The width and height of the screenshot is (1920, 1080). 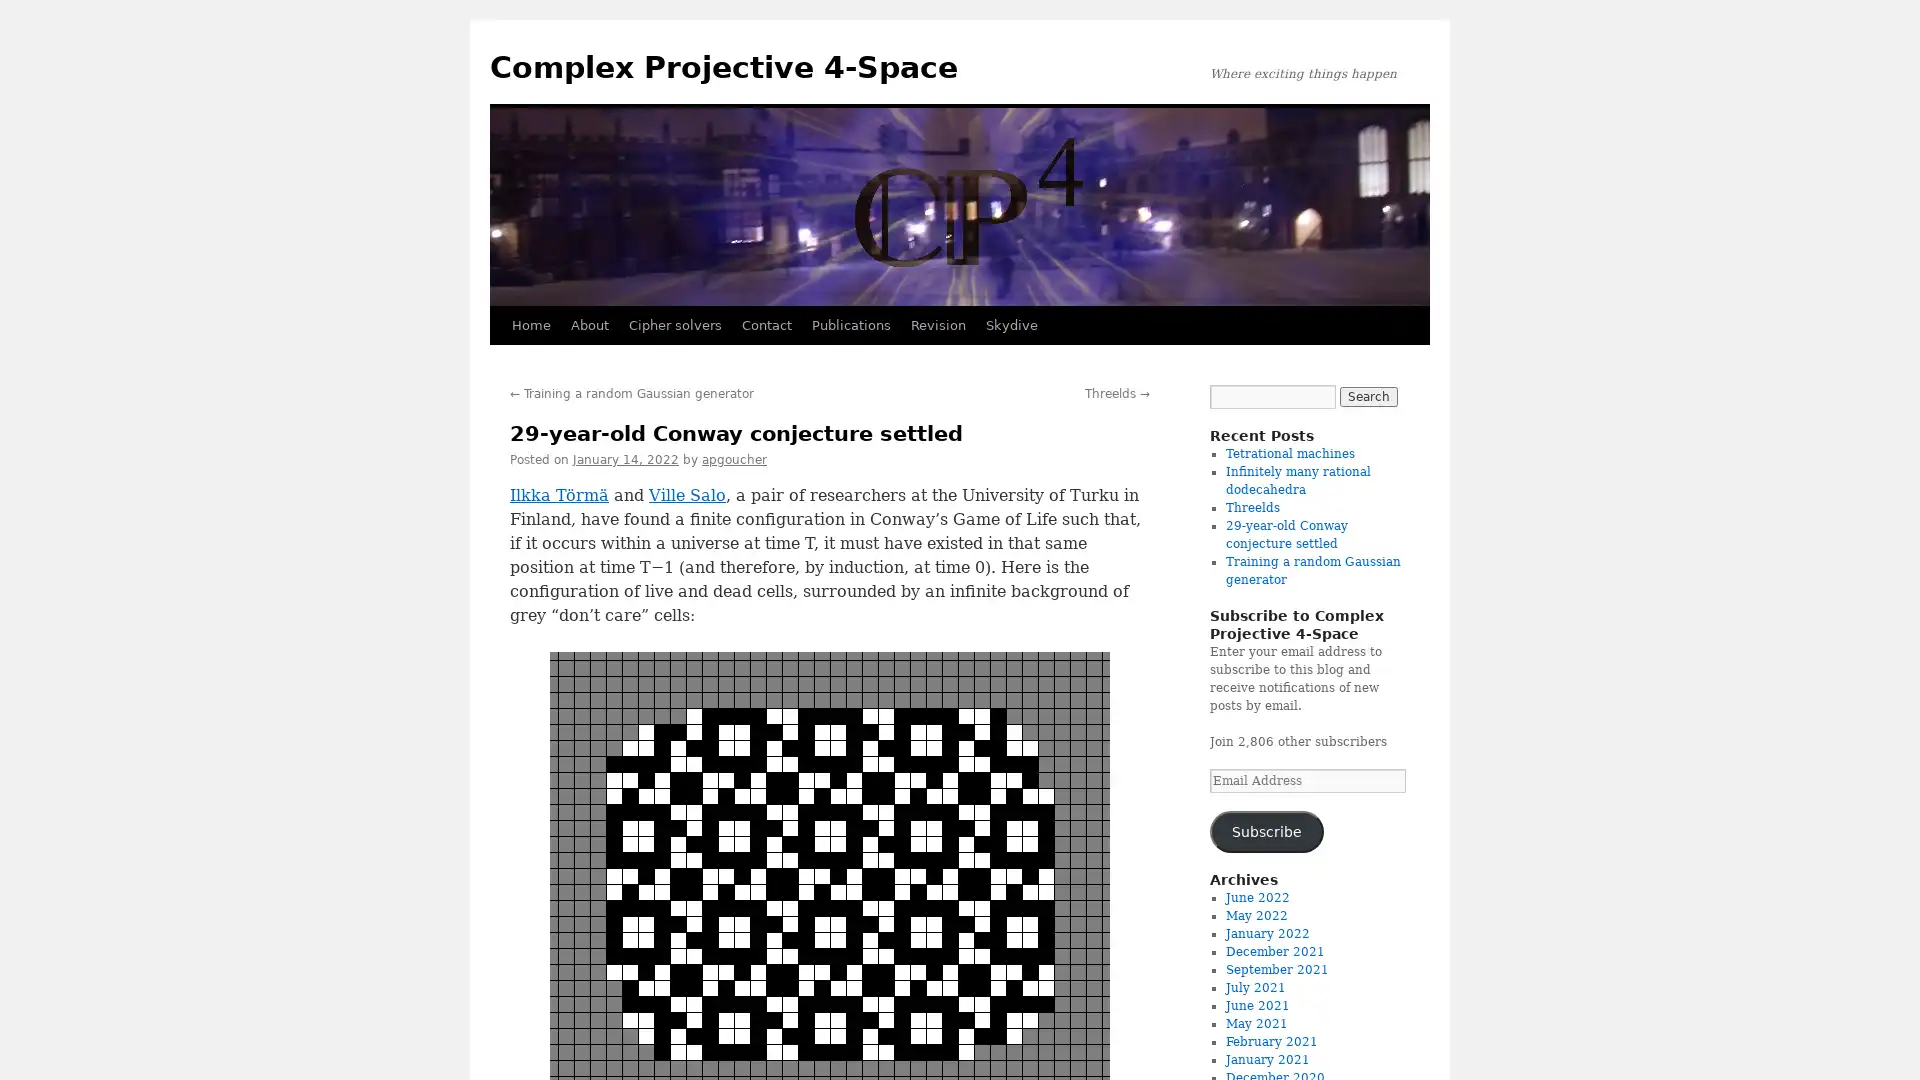 What do you see at coordinates (1367, 397) in the screenshot?
I see `Search` at bounding box center [1367, 397].